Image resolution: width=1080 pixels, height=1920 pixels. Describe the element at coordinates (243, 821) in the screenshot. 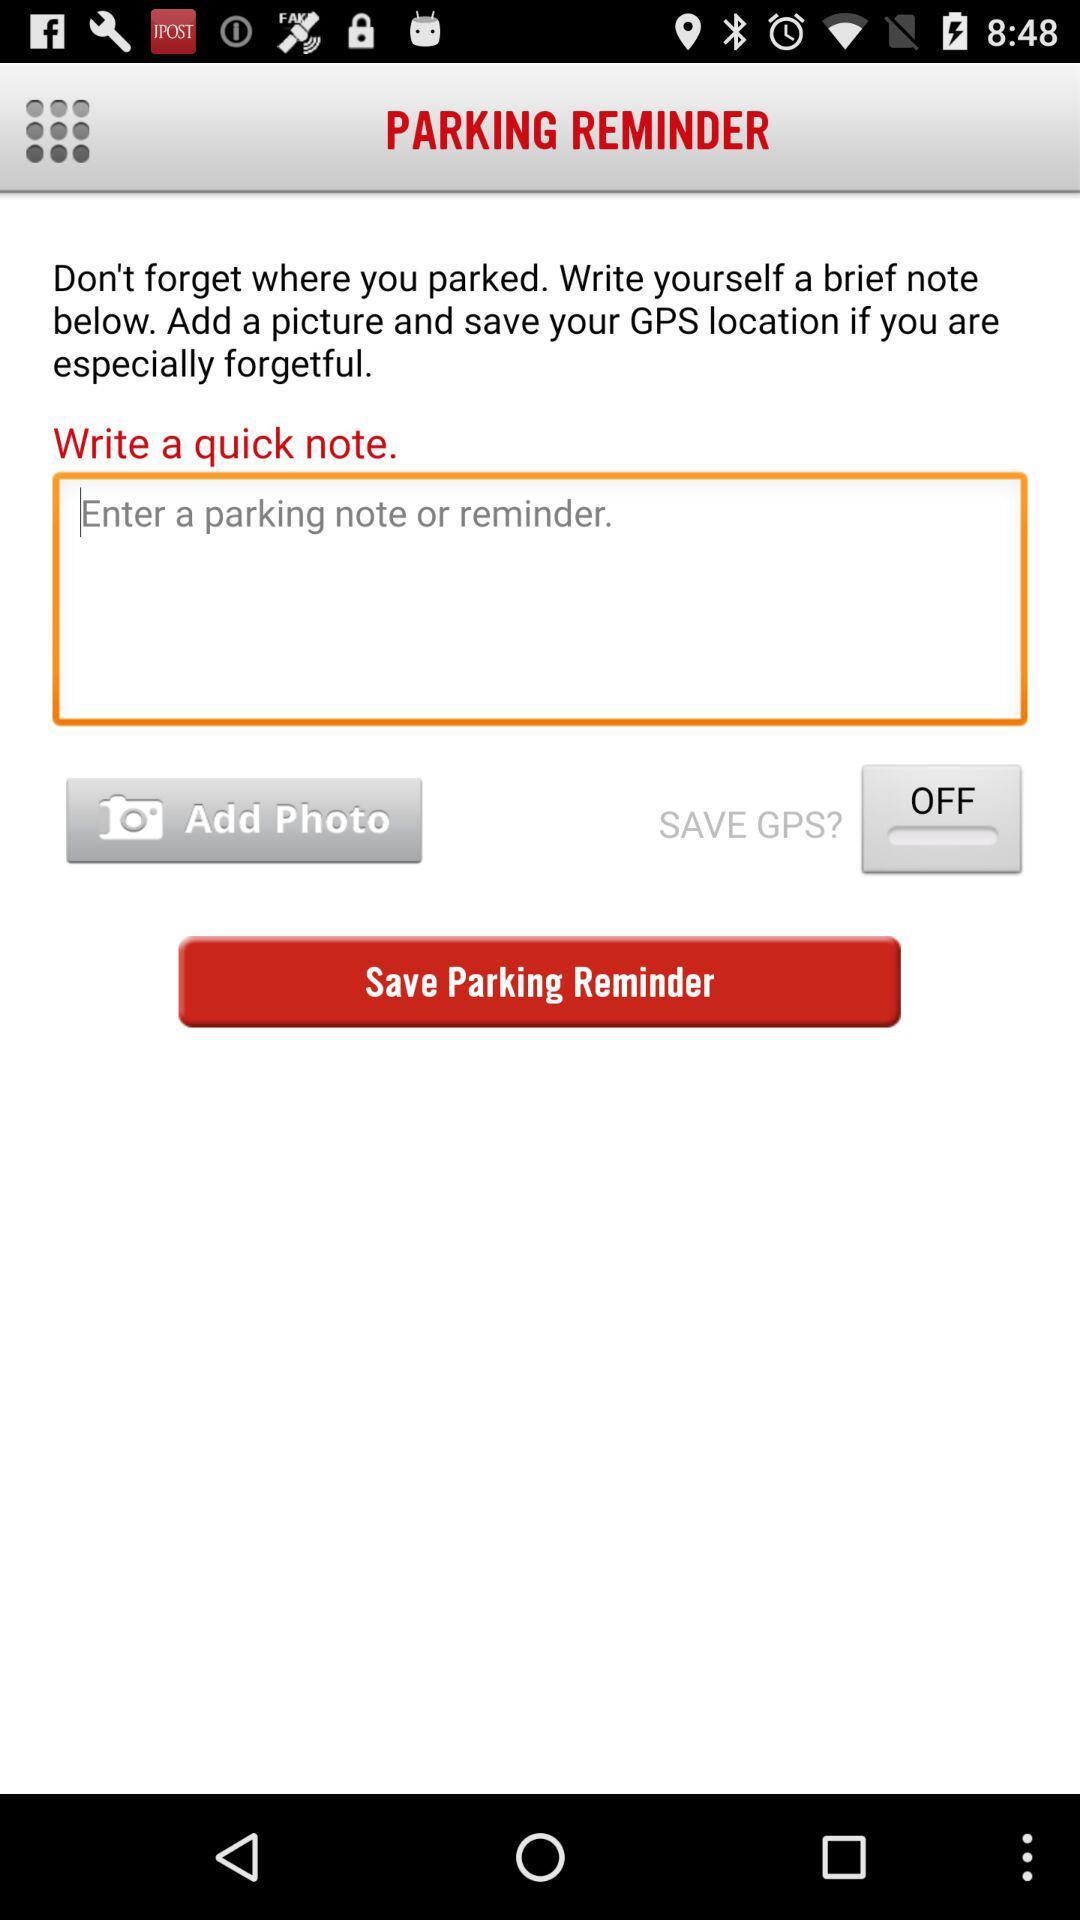

I see `icon to the left of the save gps? app` at that location.